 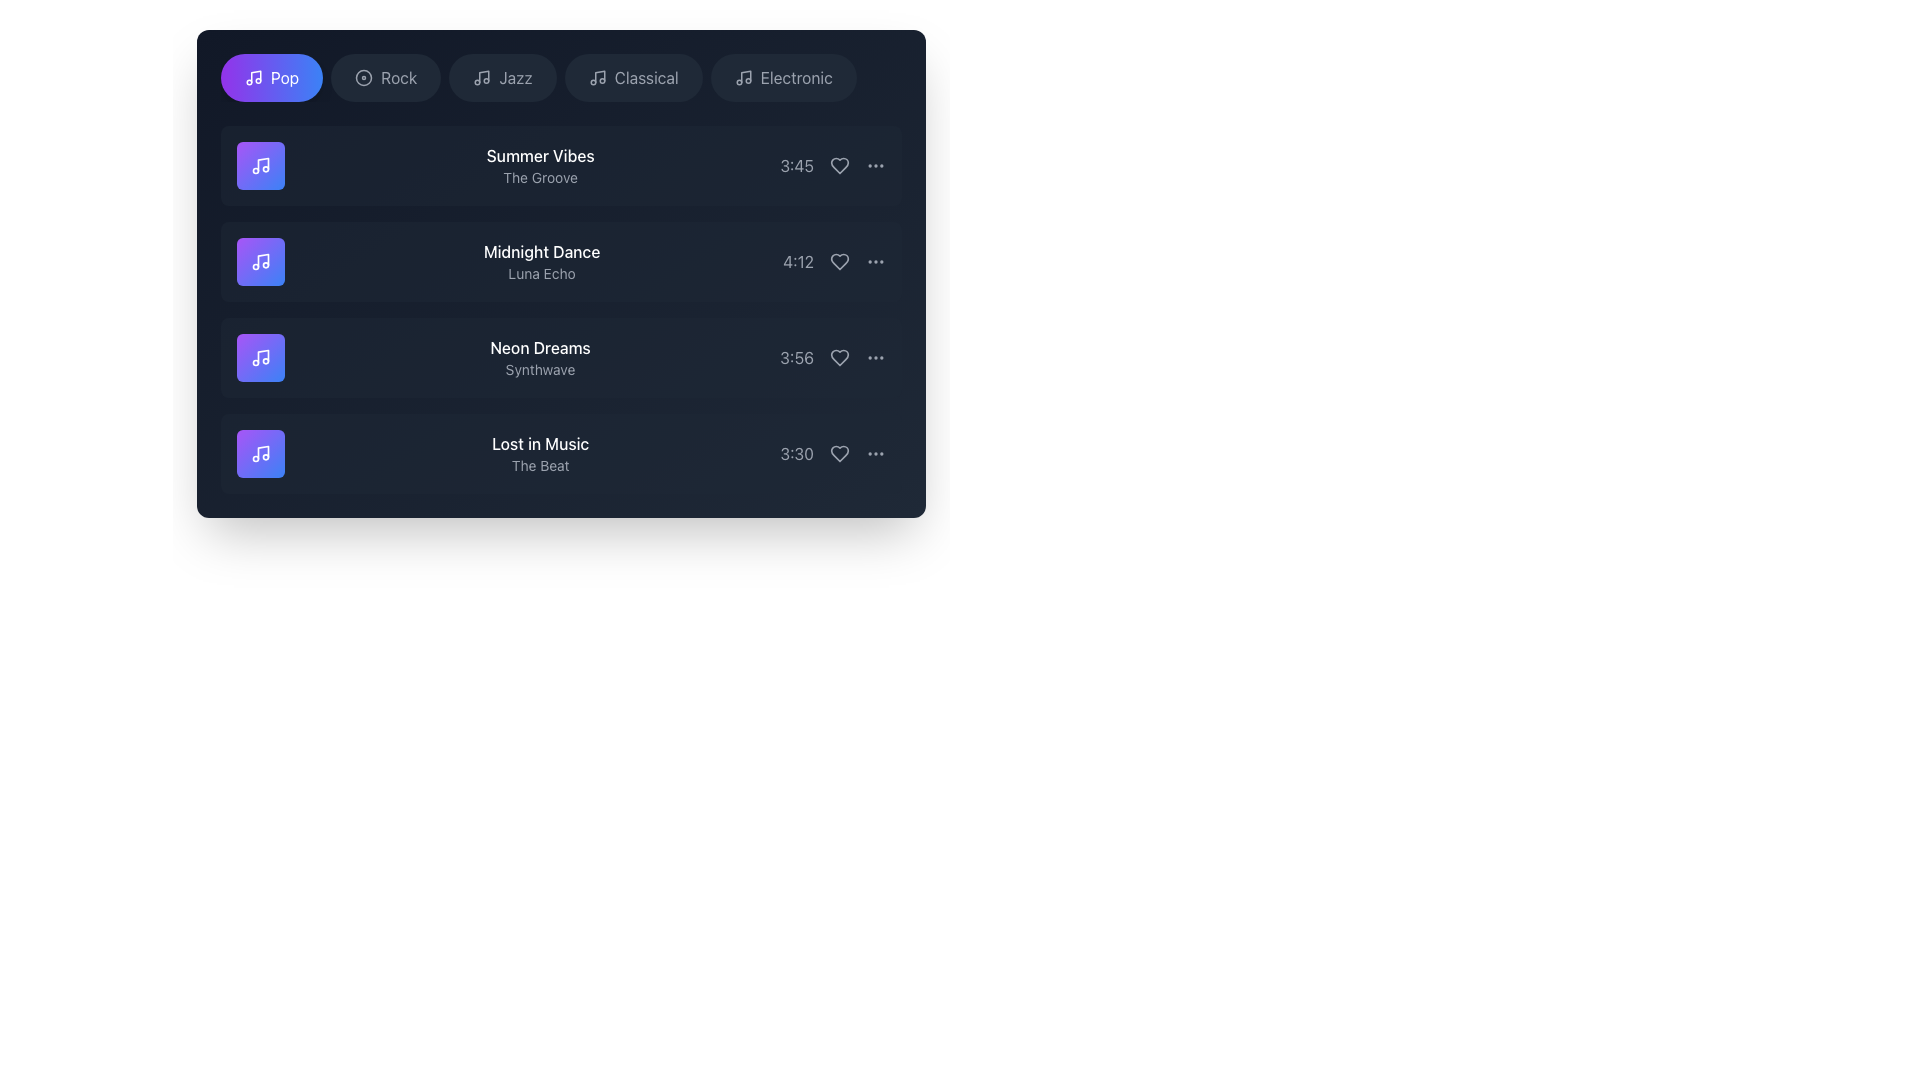 I want to click on the 'Electronic' music genre button located in the fifth position of the genre tabs to filter or navigate to relevant tracks or information, so click(x=782, y=76).